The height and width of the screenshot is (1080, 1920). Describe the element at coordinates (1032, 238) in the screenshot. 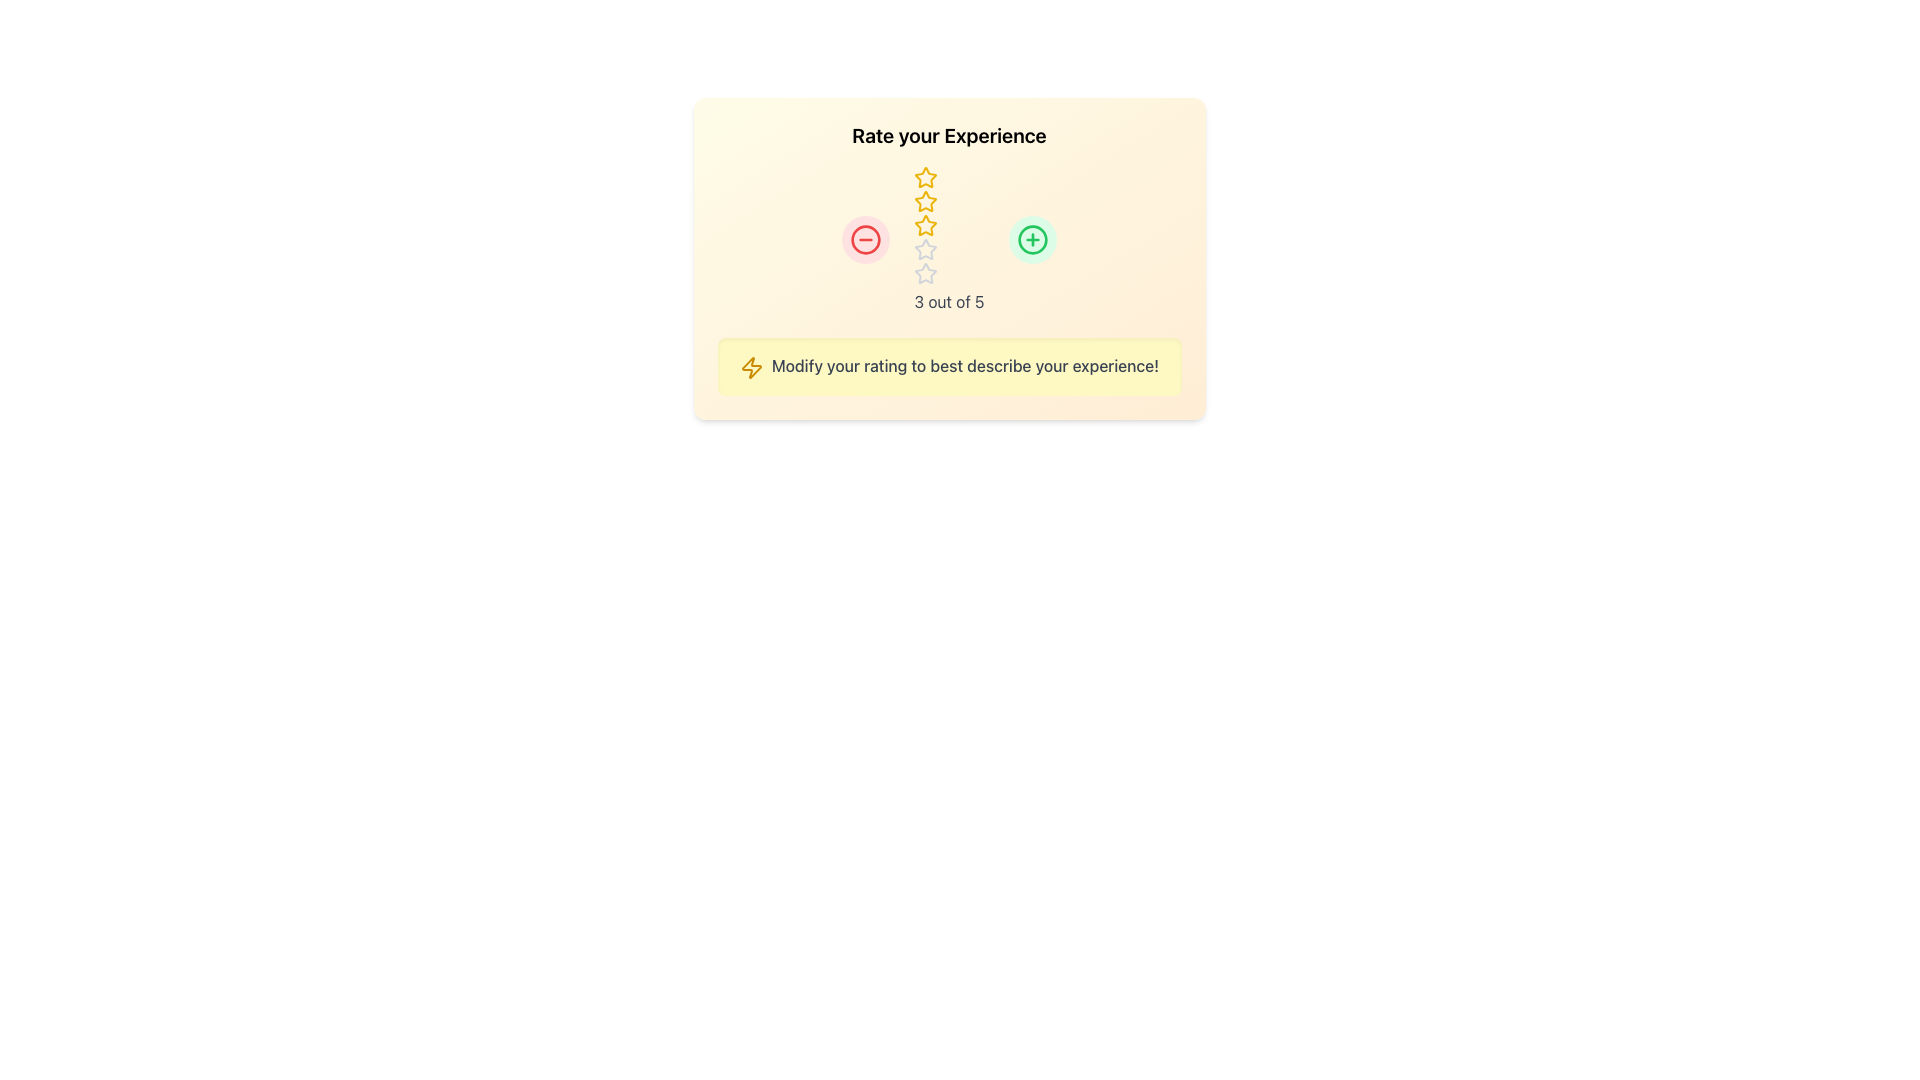

I see `the green circular SVG element containing a plus icon, located at the top right area of the rating section` at that location.